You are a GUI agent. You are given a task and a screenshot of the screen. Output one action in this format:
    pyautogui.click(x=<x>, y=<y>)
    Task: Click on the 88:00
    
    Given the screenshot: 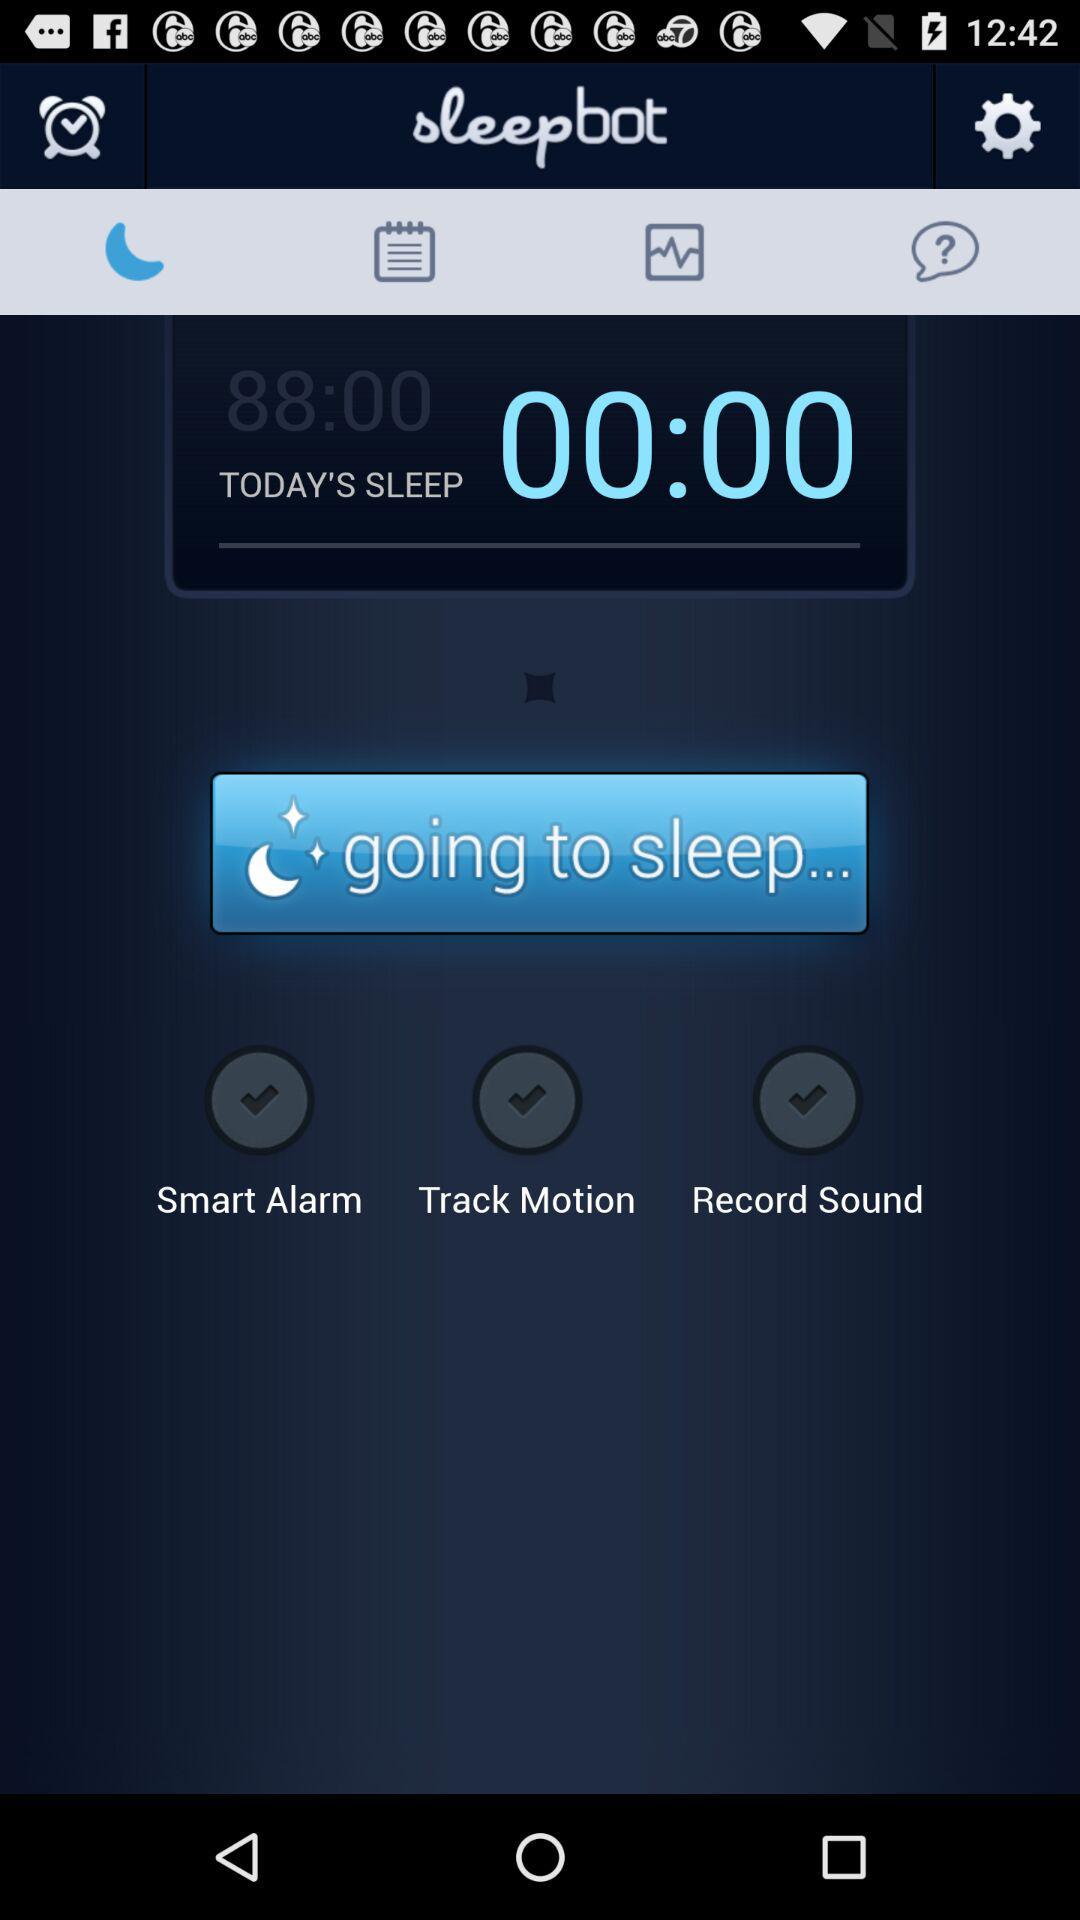 What is the action you would take?
    pyautogui.click(x=325, y=397)
    